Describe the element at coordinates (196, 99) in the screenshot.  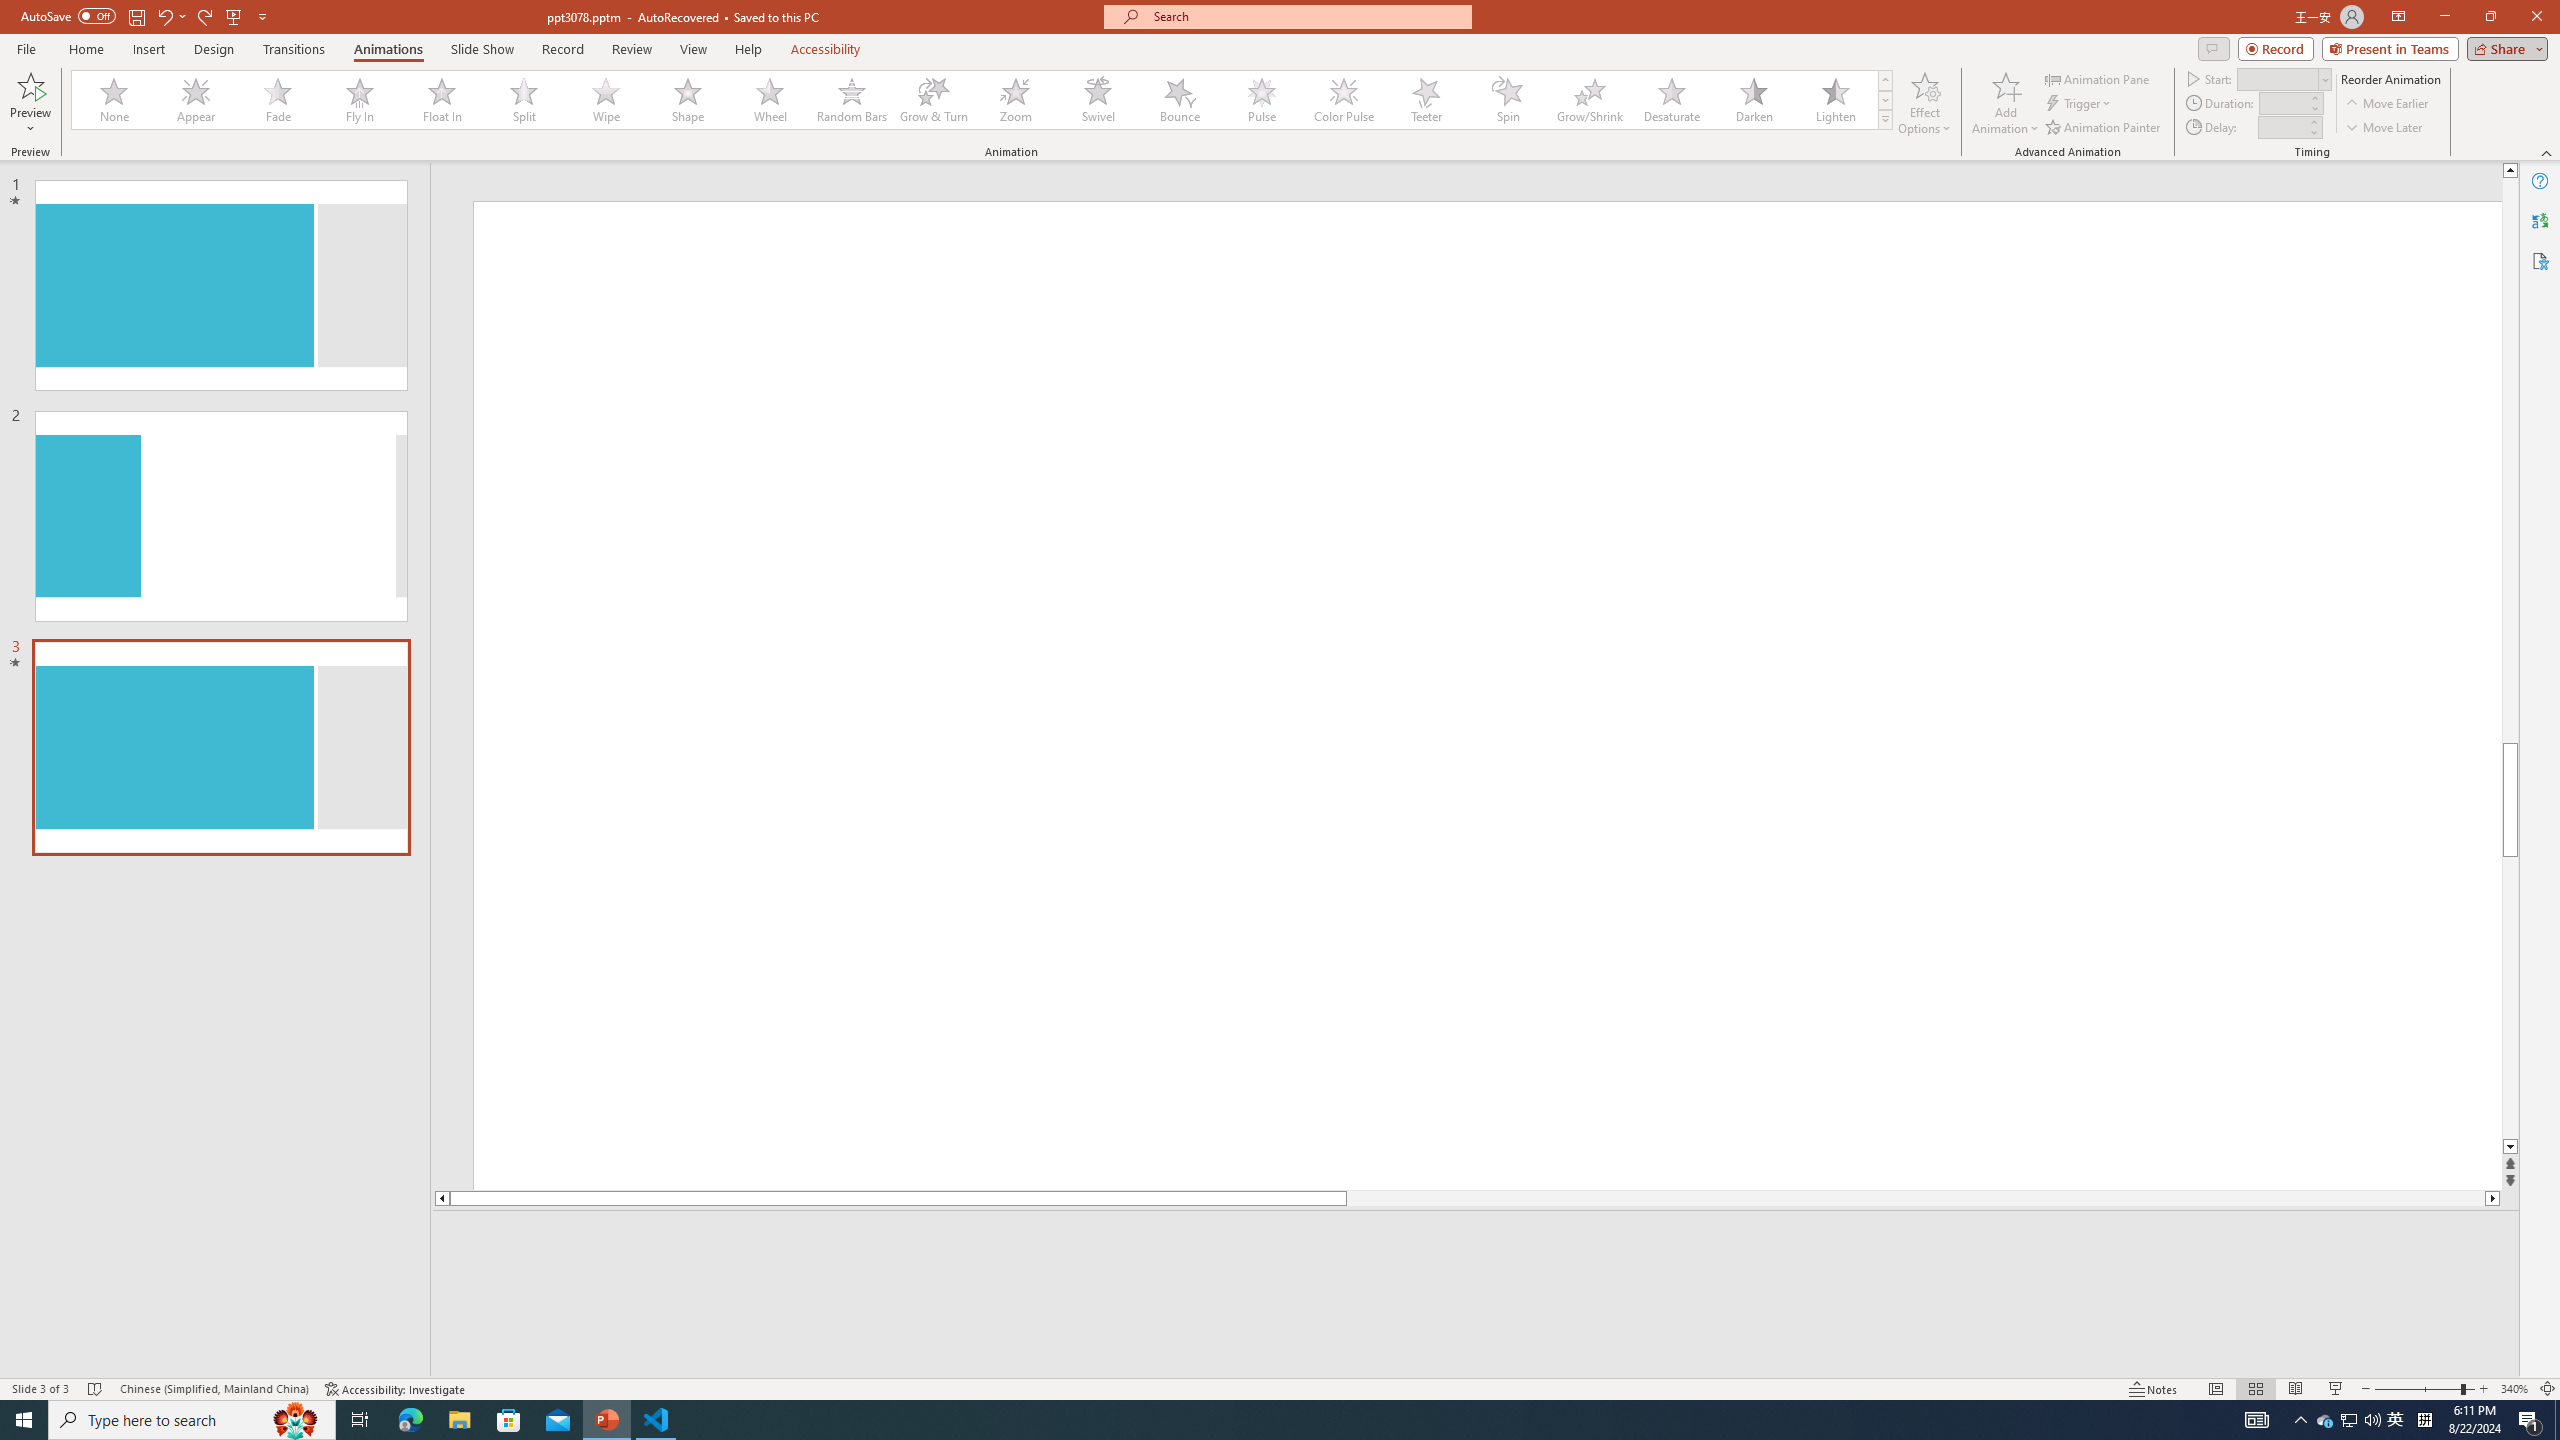
I see `'Appear'` at that location.